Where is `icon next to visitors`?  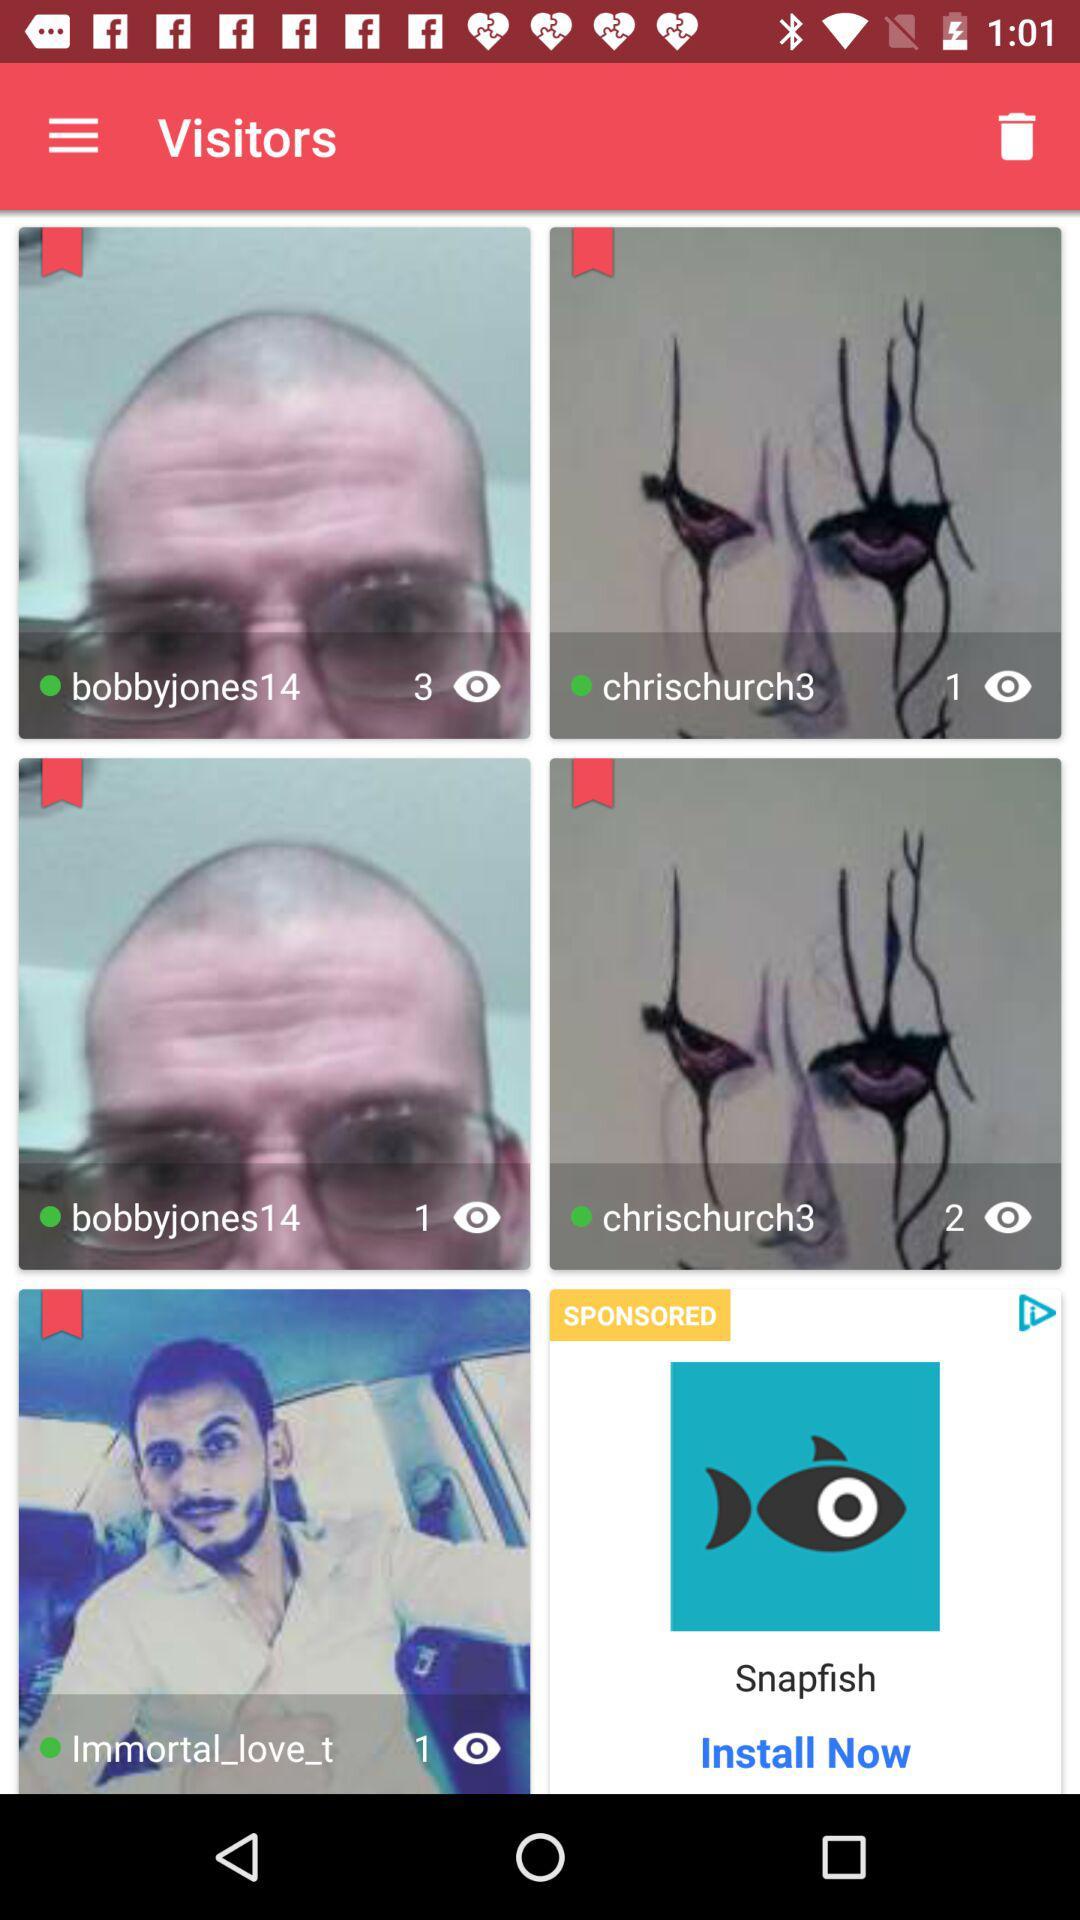
icon next to visitors is located at coordinates (1017, 135).